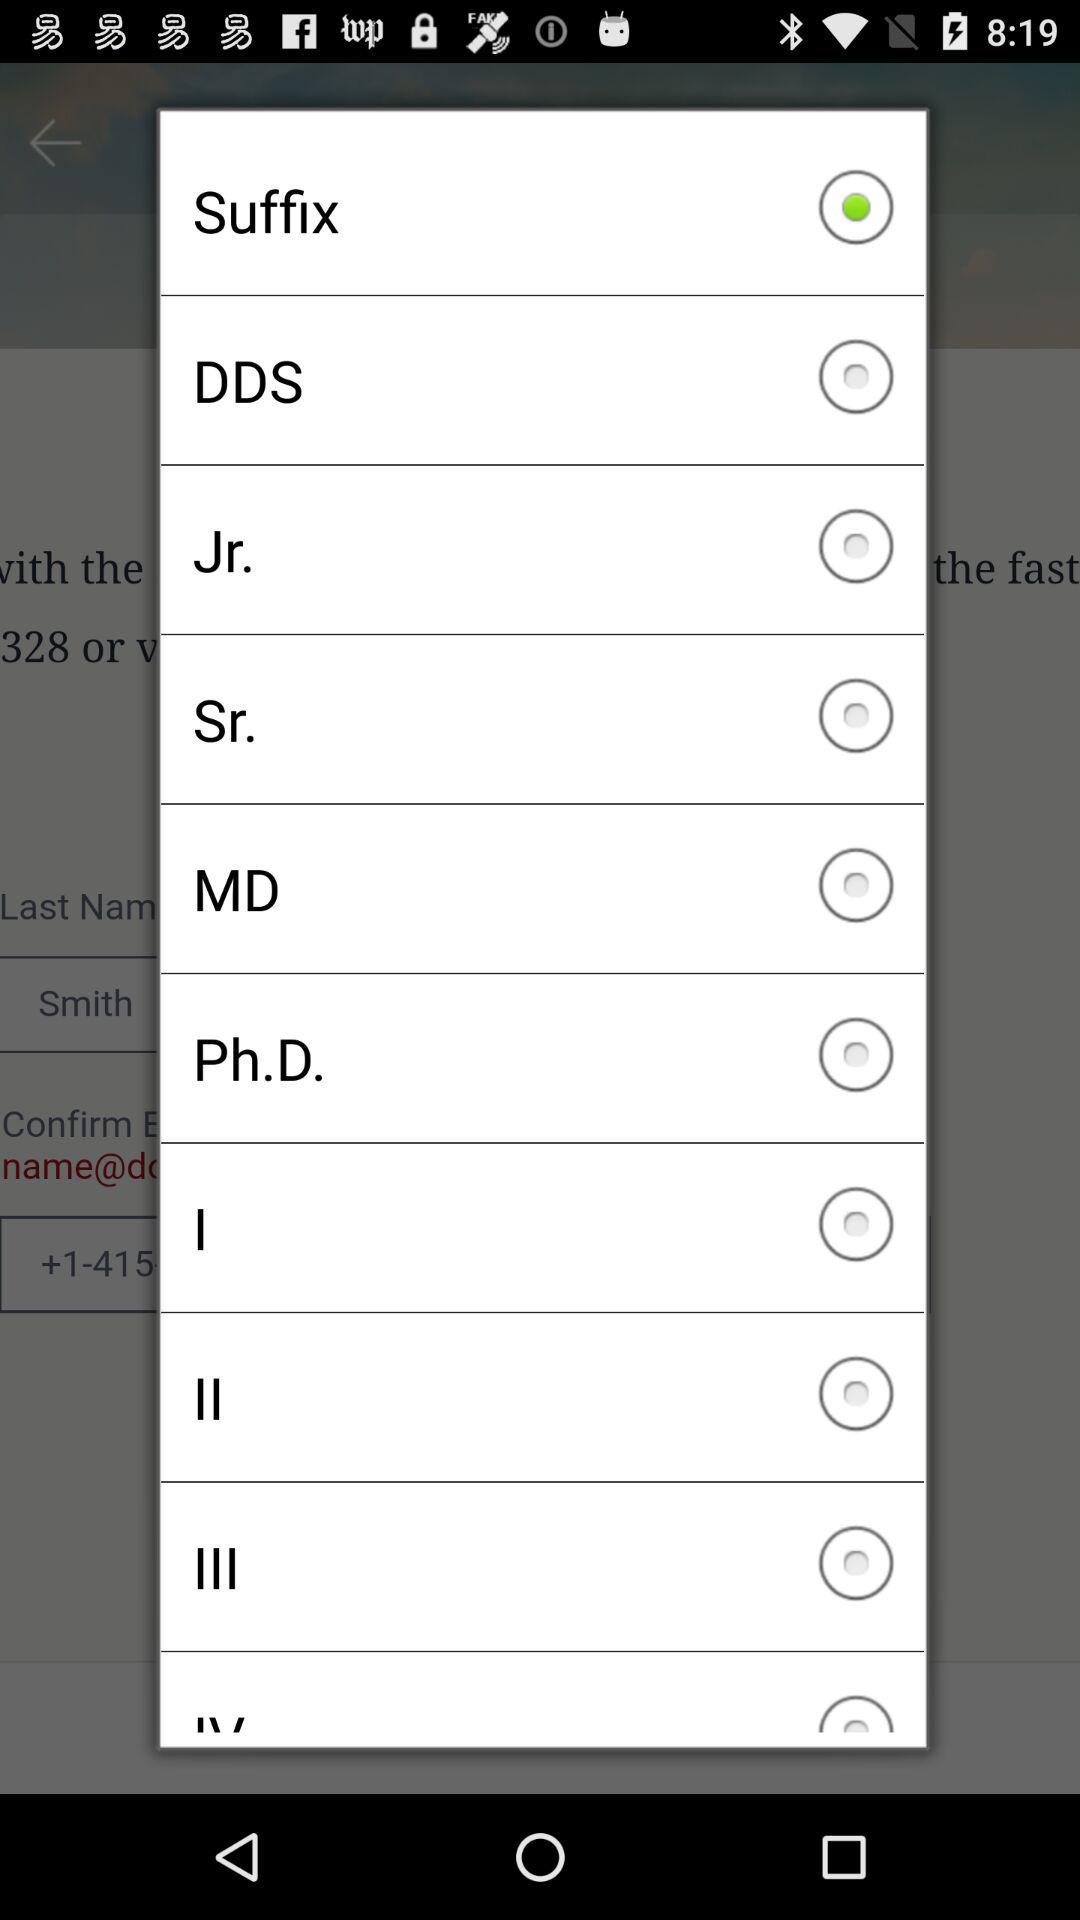 The height and width of the screenshot is (1920, 1080). What do you see at coordinates (542, 719) in the screenshot?
I see `sr. checkbox` at bounding box center [542, 719].